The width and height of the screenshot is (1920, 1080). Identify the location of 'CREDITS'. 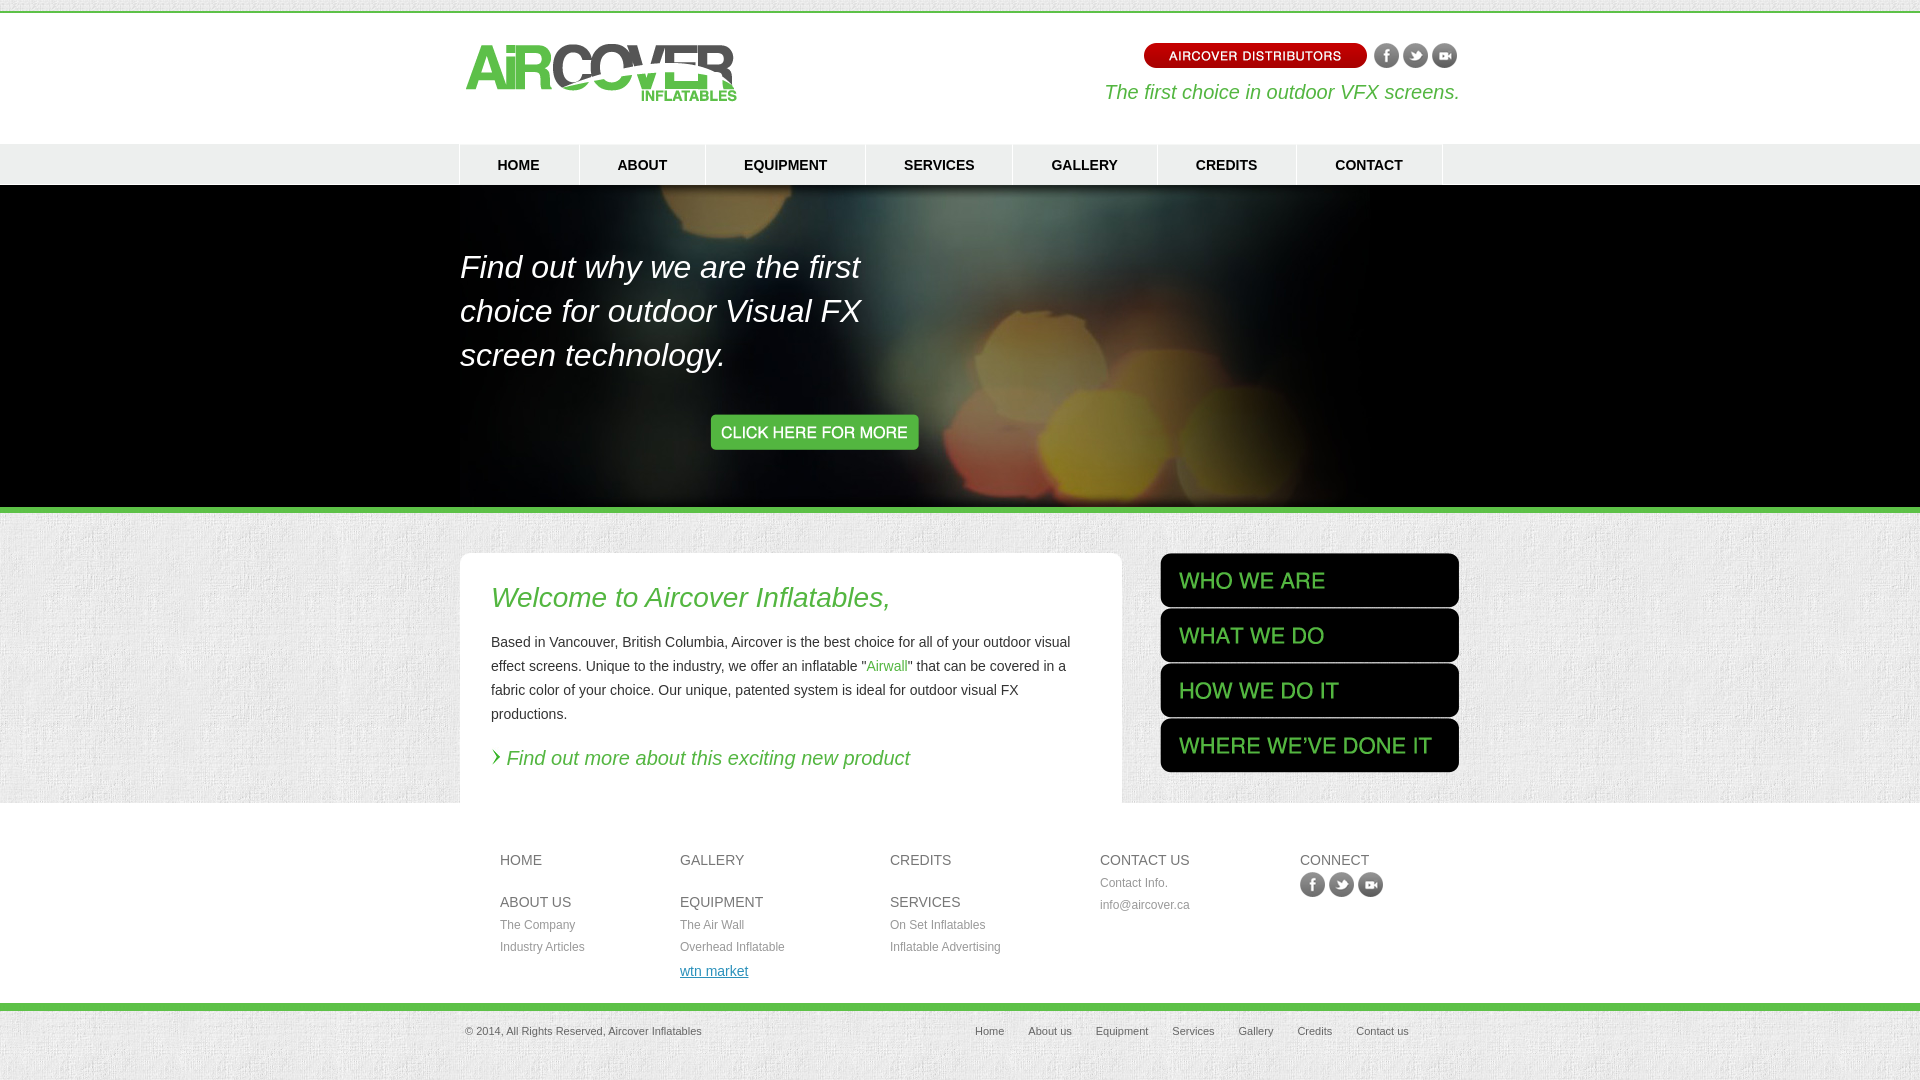
(919, 859).